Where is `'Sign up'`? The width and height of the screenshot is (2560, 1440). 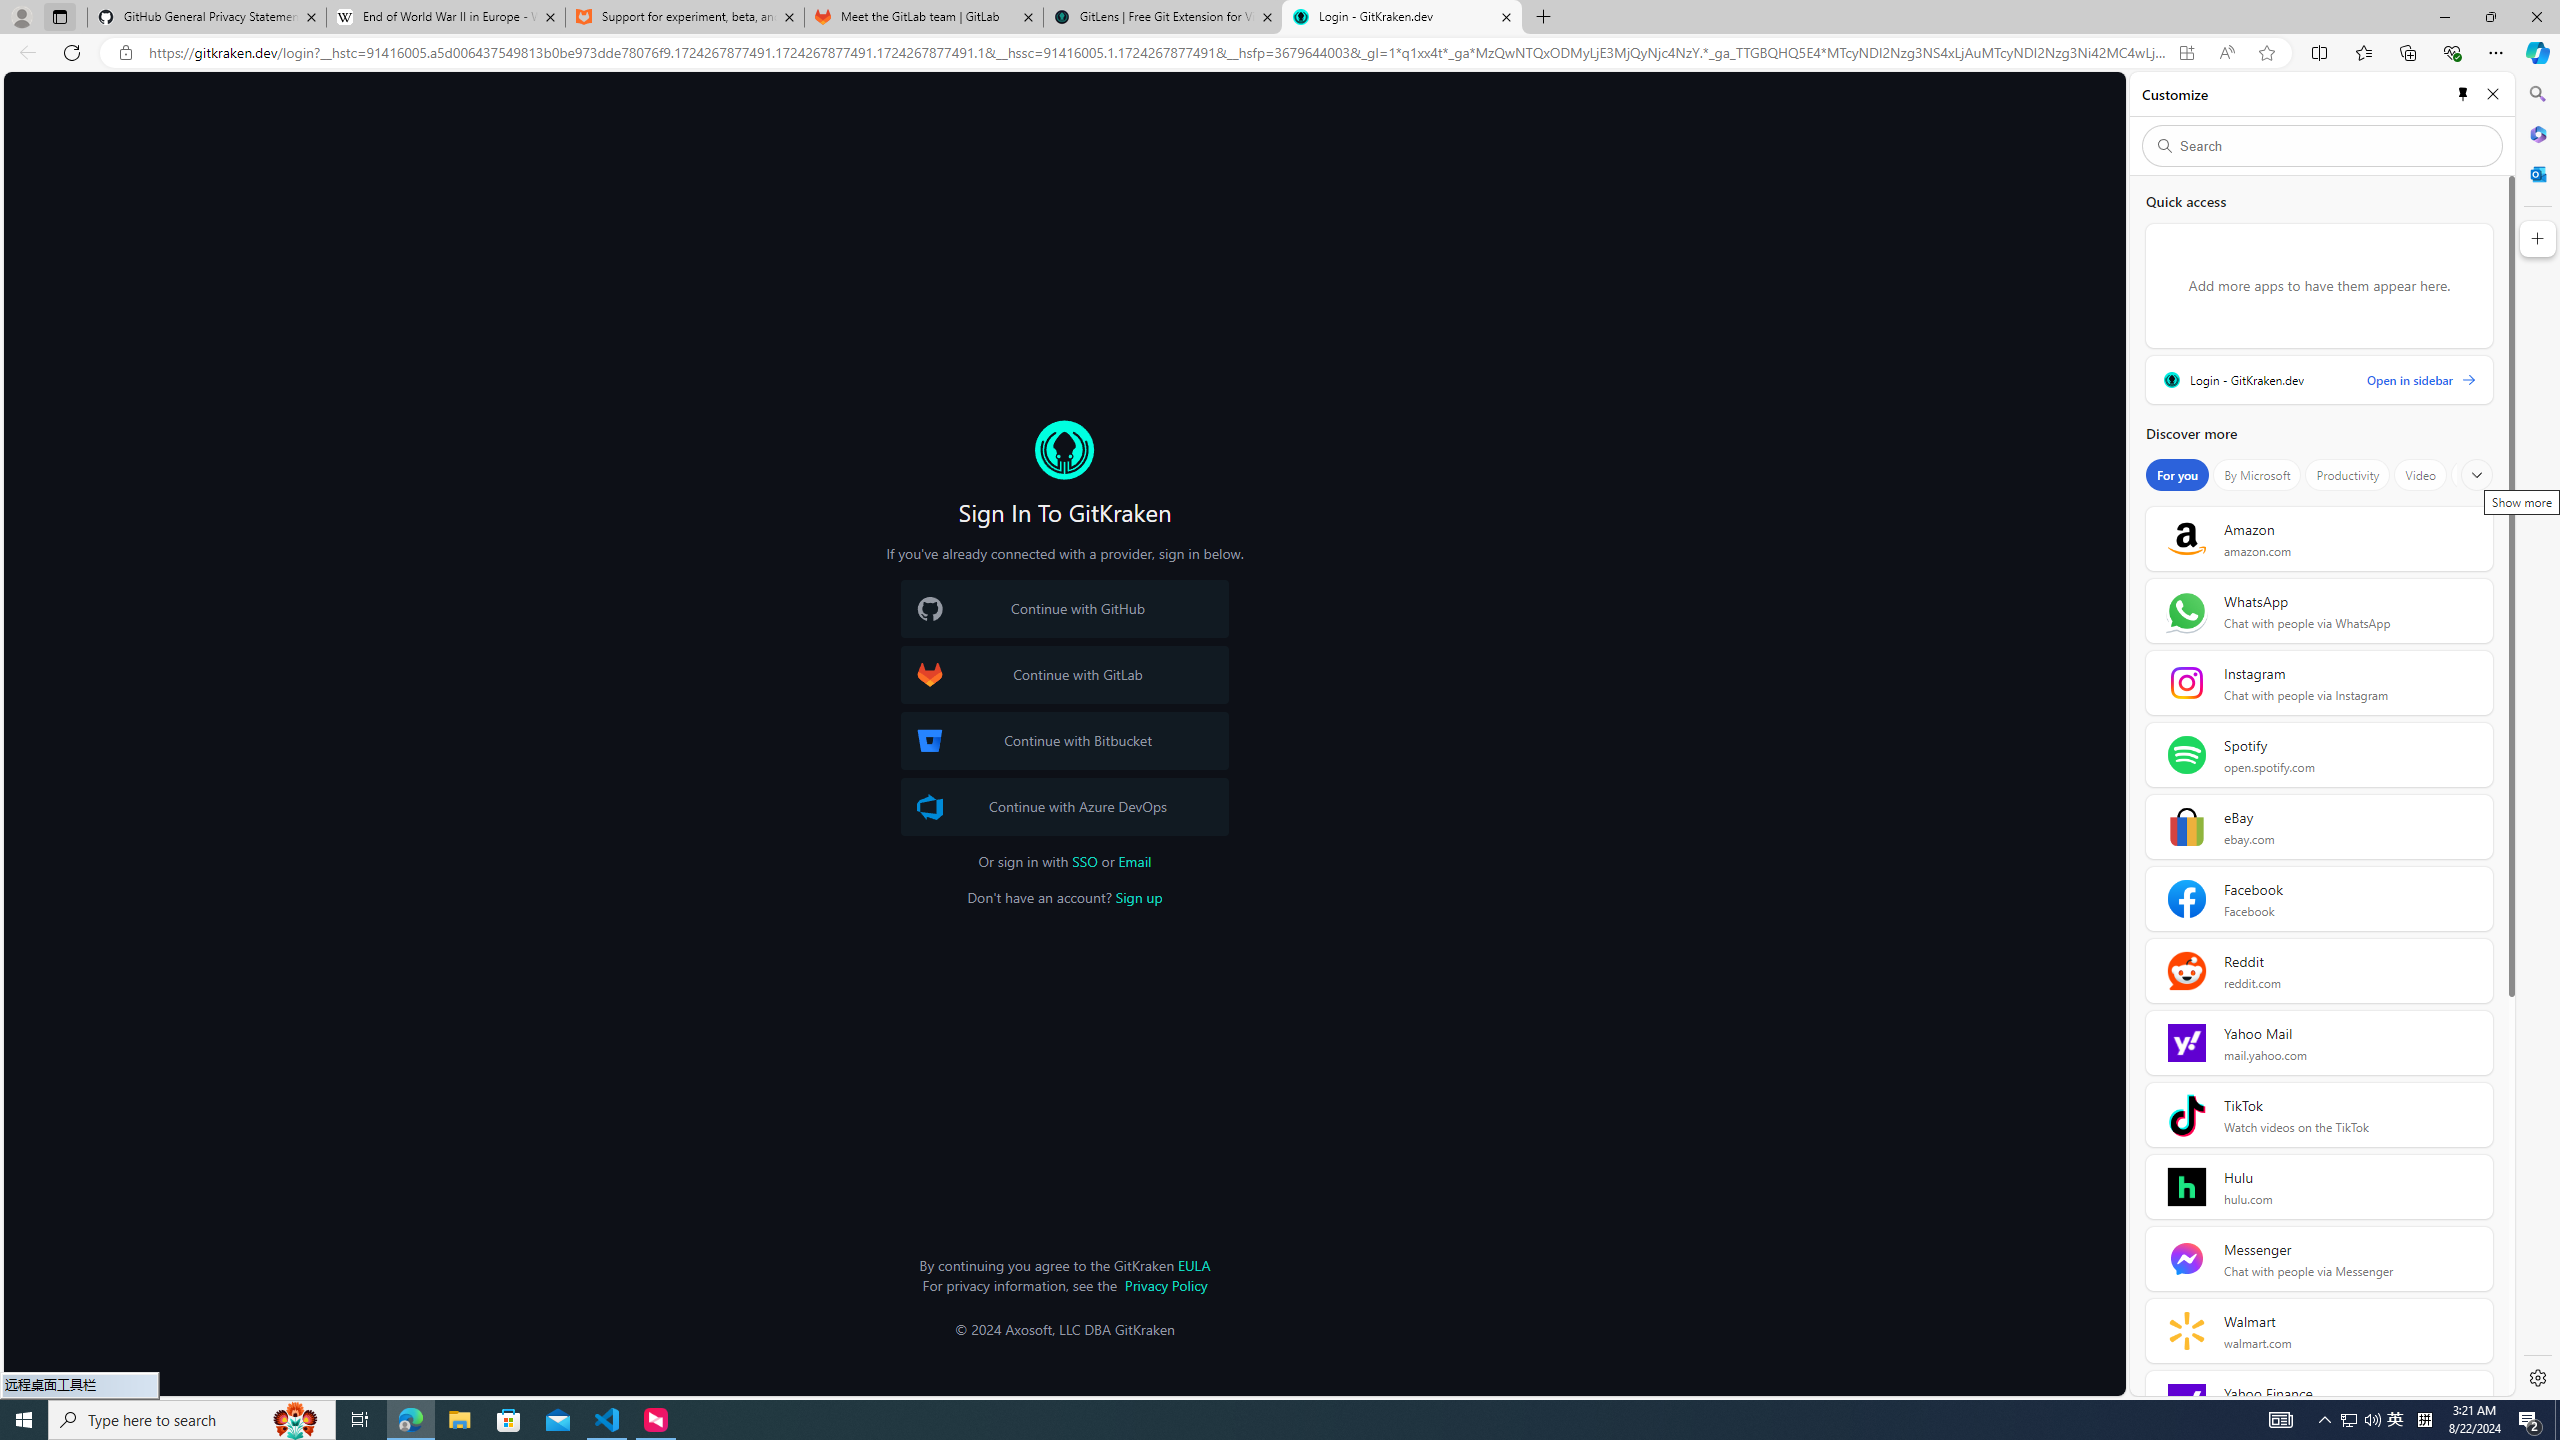
'Sign up' is located at coordinates (1138, 896).